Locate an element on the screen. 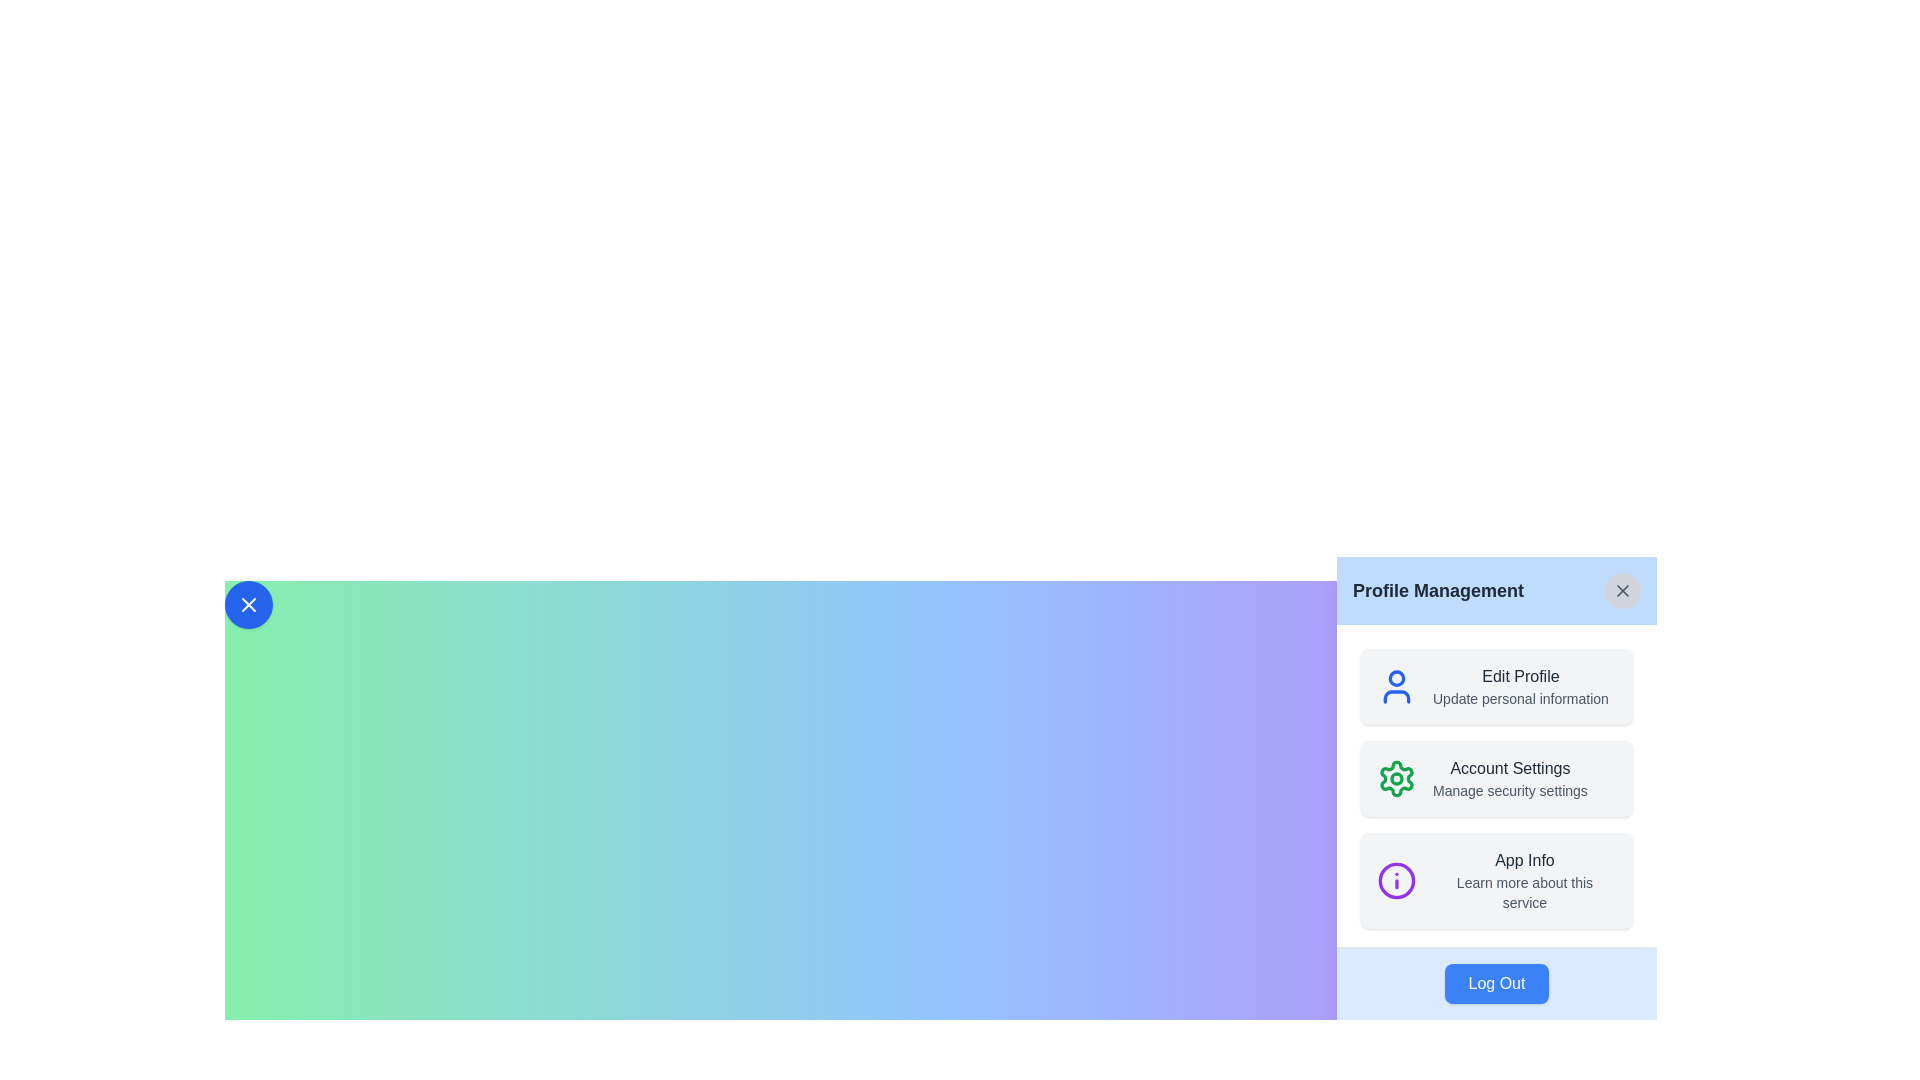 The image size is (1920, 1080). the 'Edit Profile' text label, which is styled with a gray font color and medium weight, located at the top of the 'Profile Management' modal panel, adjacent to a user profile icon is located at coordinates (1520, 676).